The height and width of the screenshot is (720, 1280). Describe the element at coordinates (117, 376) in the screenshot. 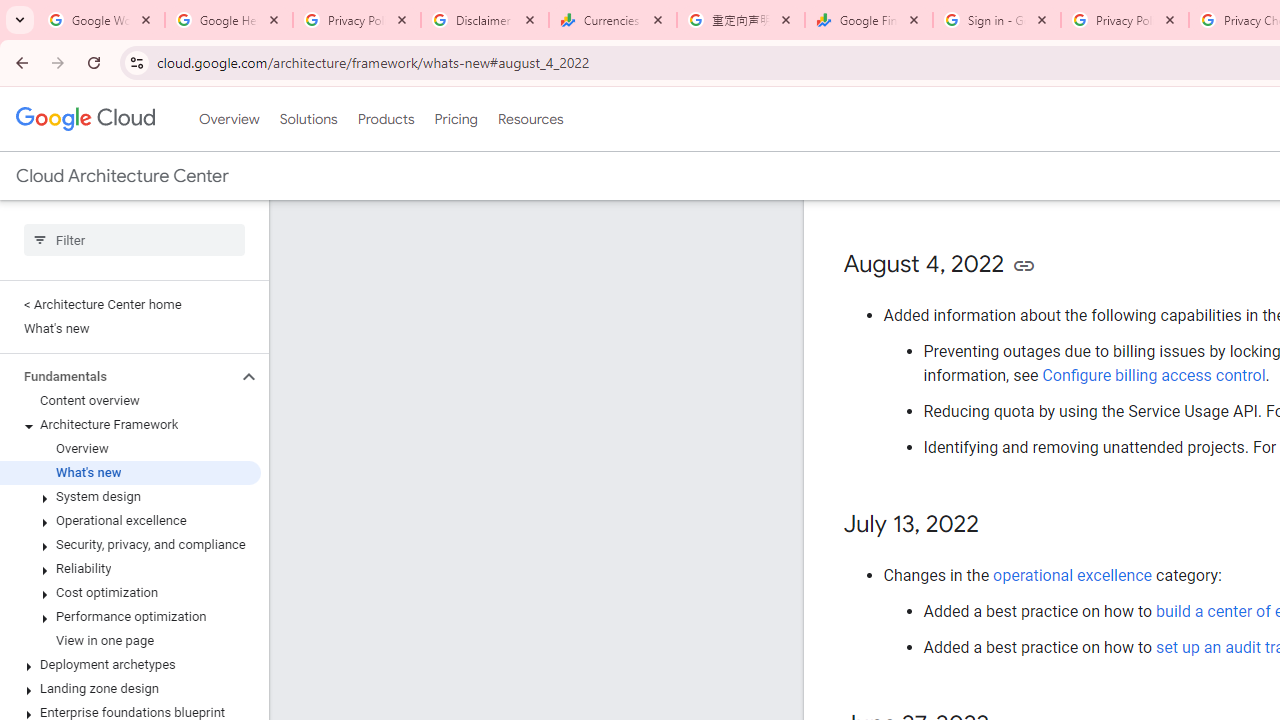

I see `'Fundamentals'` at that location.